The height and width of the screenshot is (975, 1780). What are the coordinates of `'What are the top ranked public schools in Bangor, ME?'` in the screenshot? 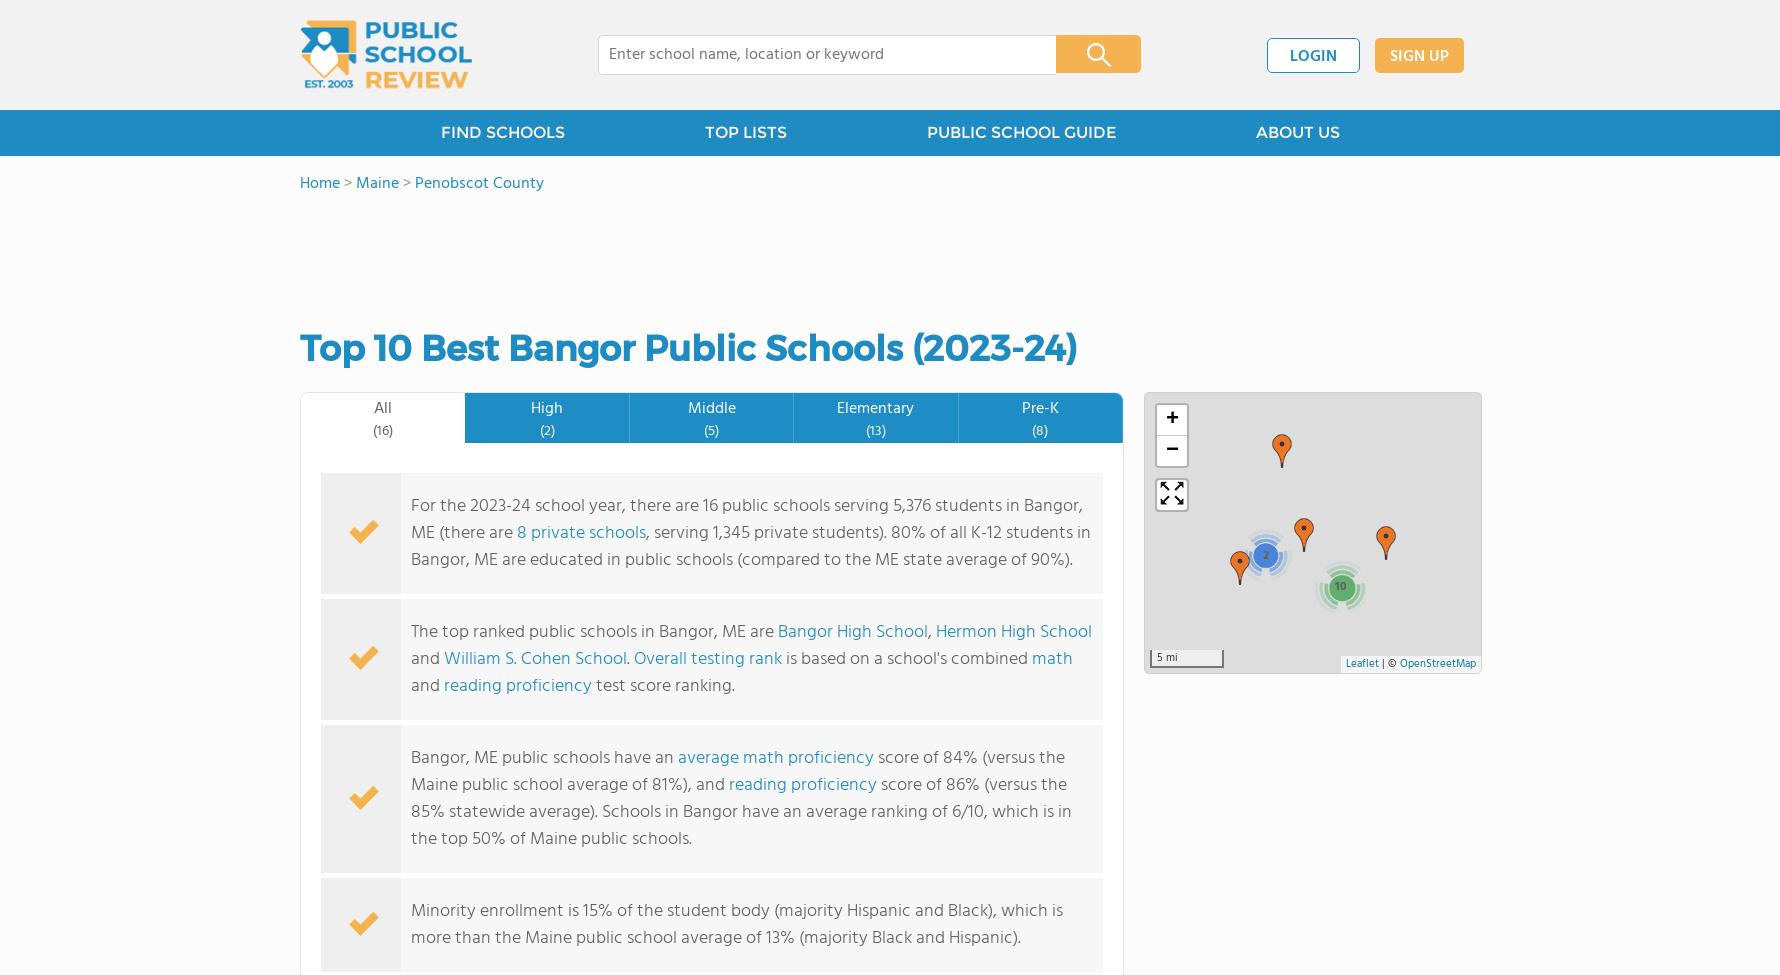 It's located at (341, 649).